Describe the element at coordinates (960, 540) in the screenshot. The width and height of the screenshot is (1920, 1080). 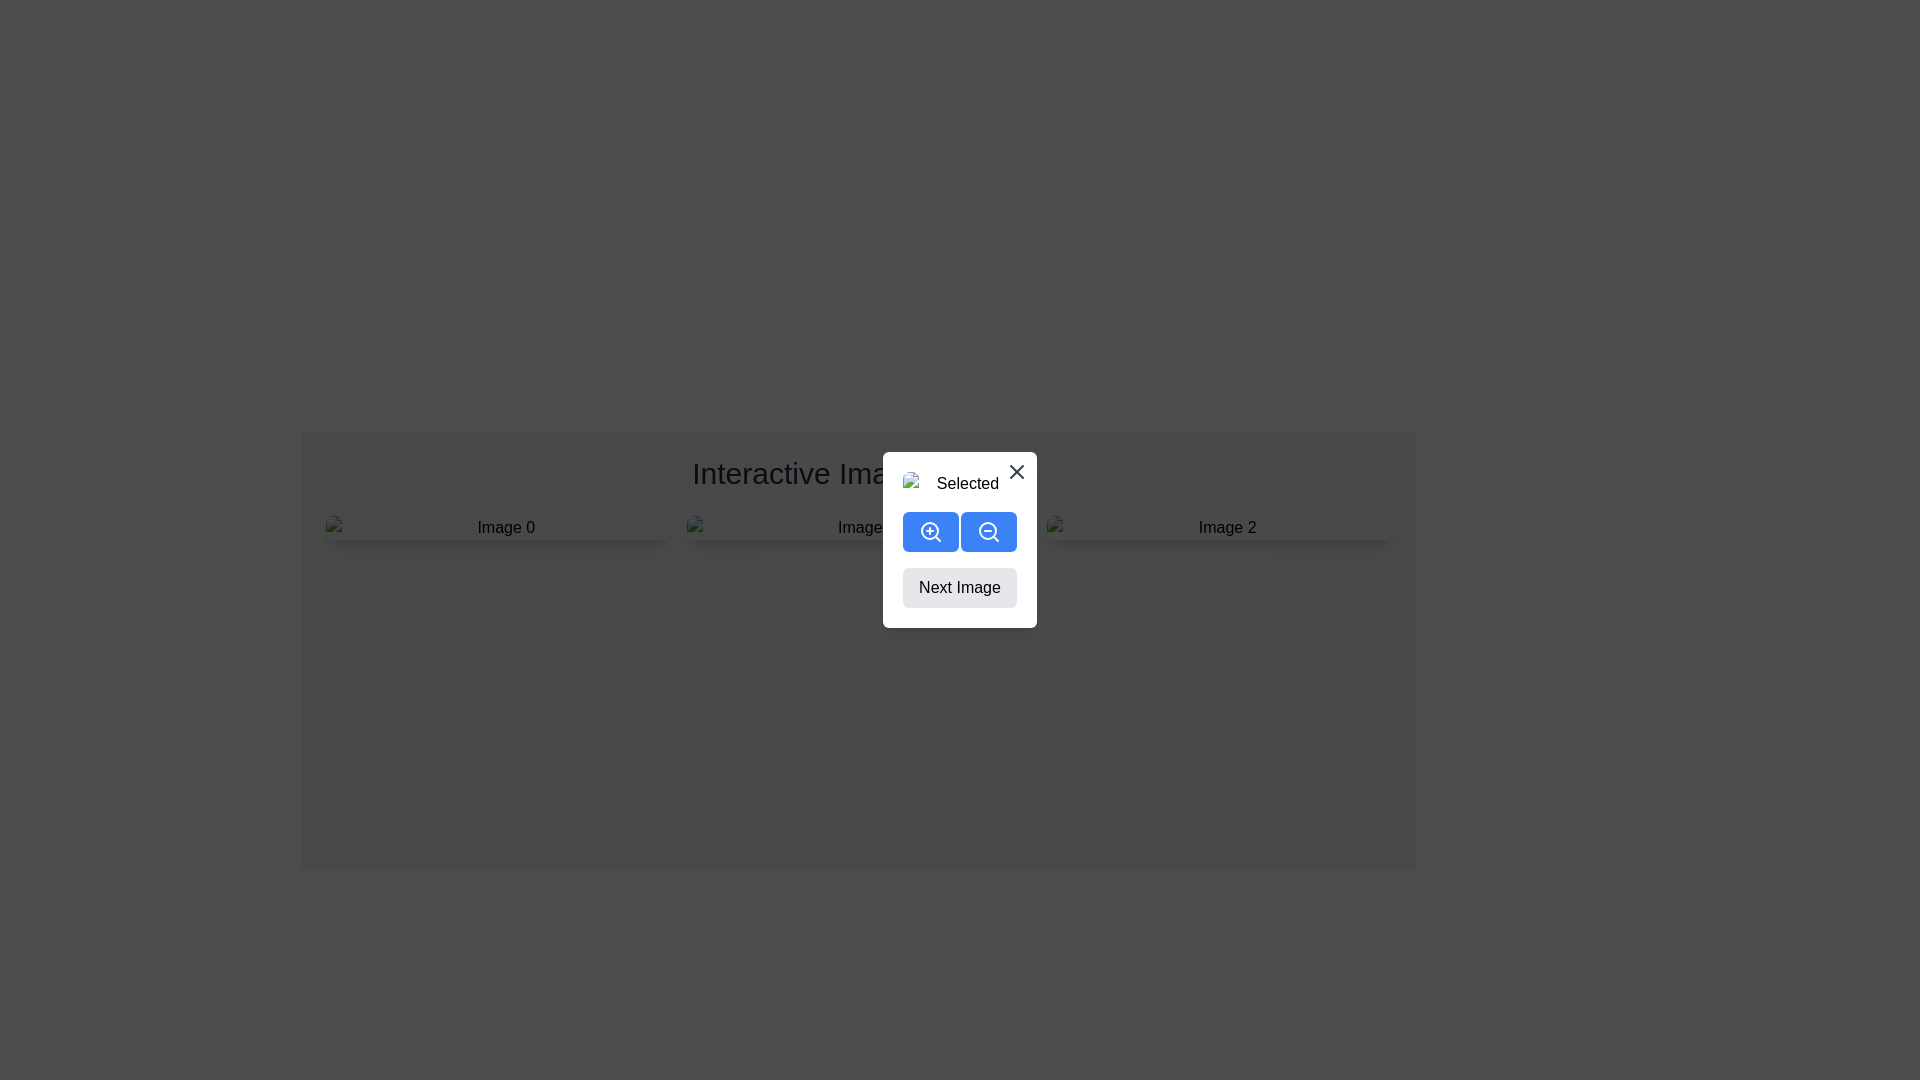
I see `the button labeled 'Next Image', which has a light gray background and rounded corners, located at the bottom of the central modal window under the blue buttons` at that location.